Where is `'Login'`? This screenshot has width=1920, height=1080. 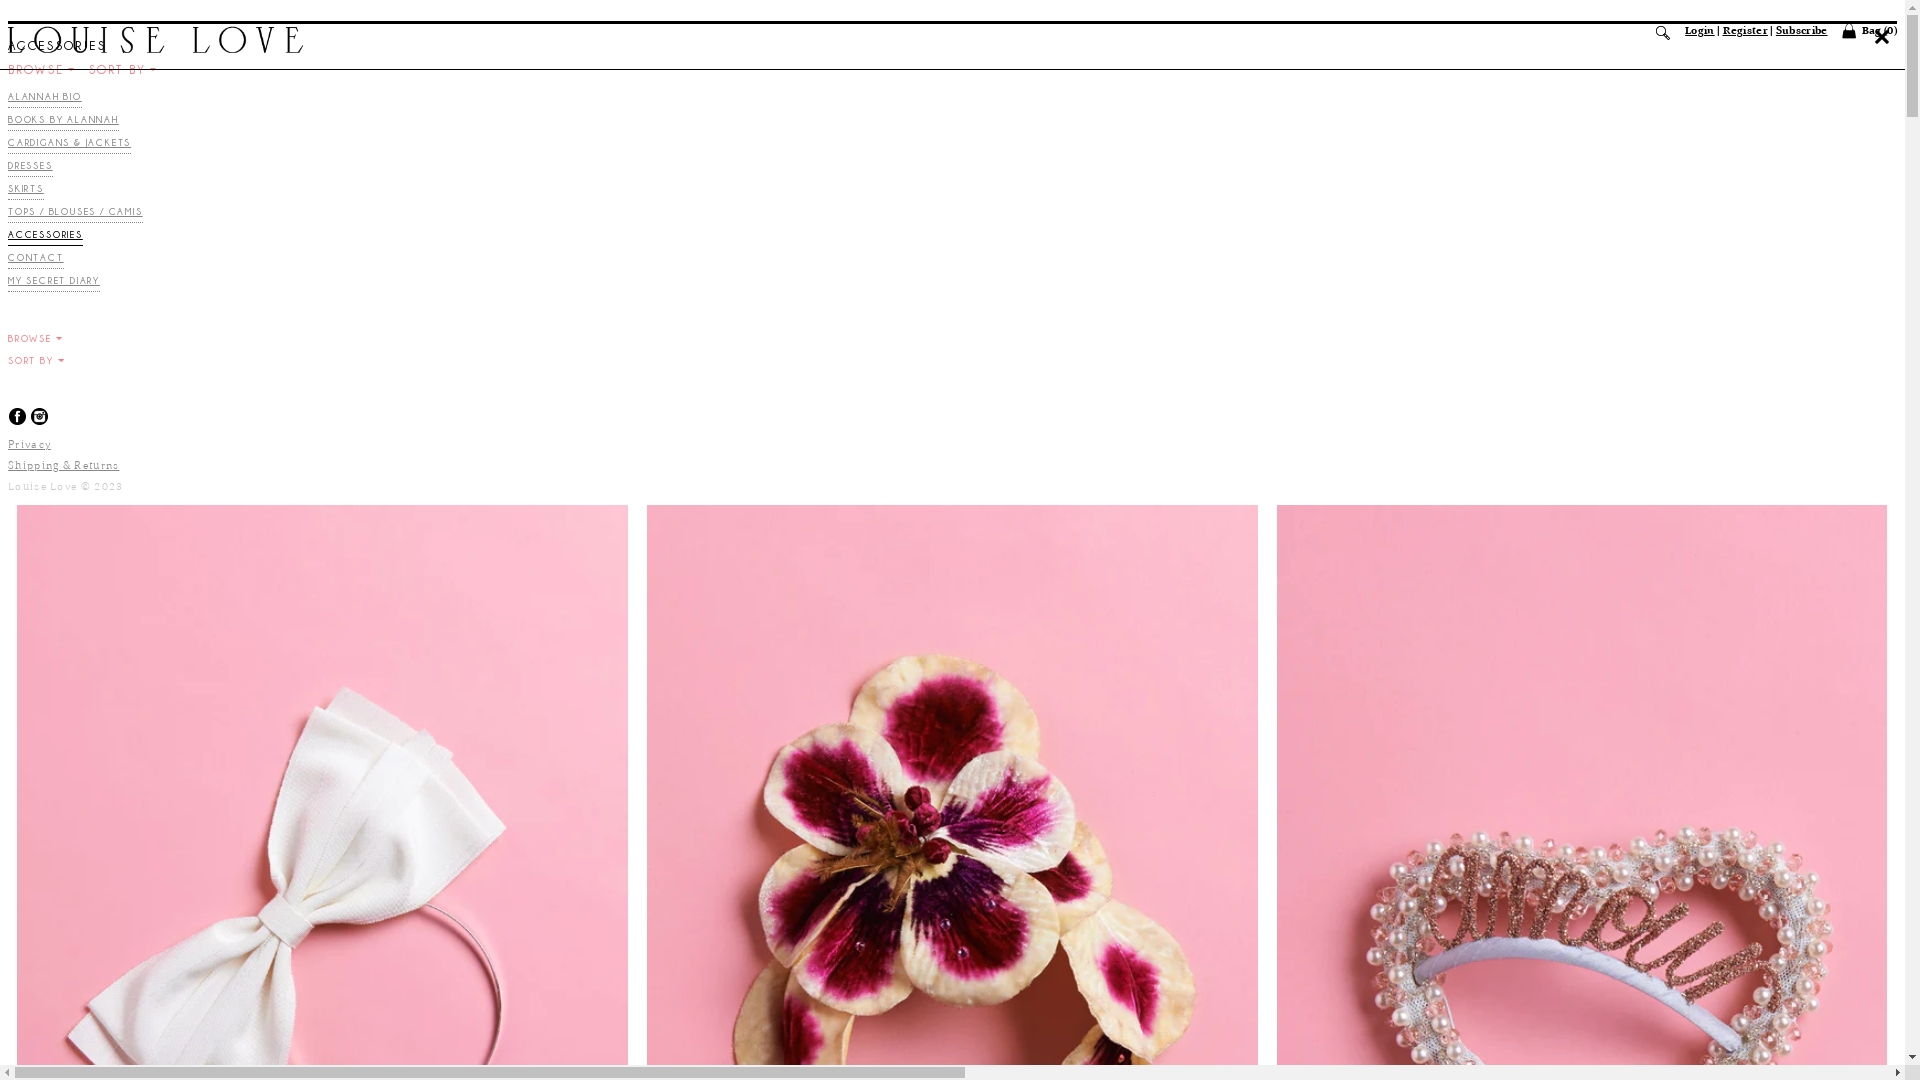
'Login' is located at coordinates (1683, 30).